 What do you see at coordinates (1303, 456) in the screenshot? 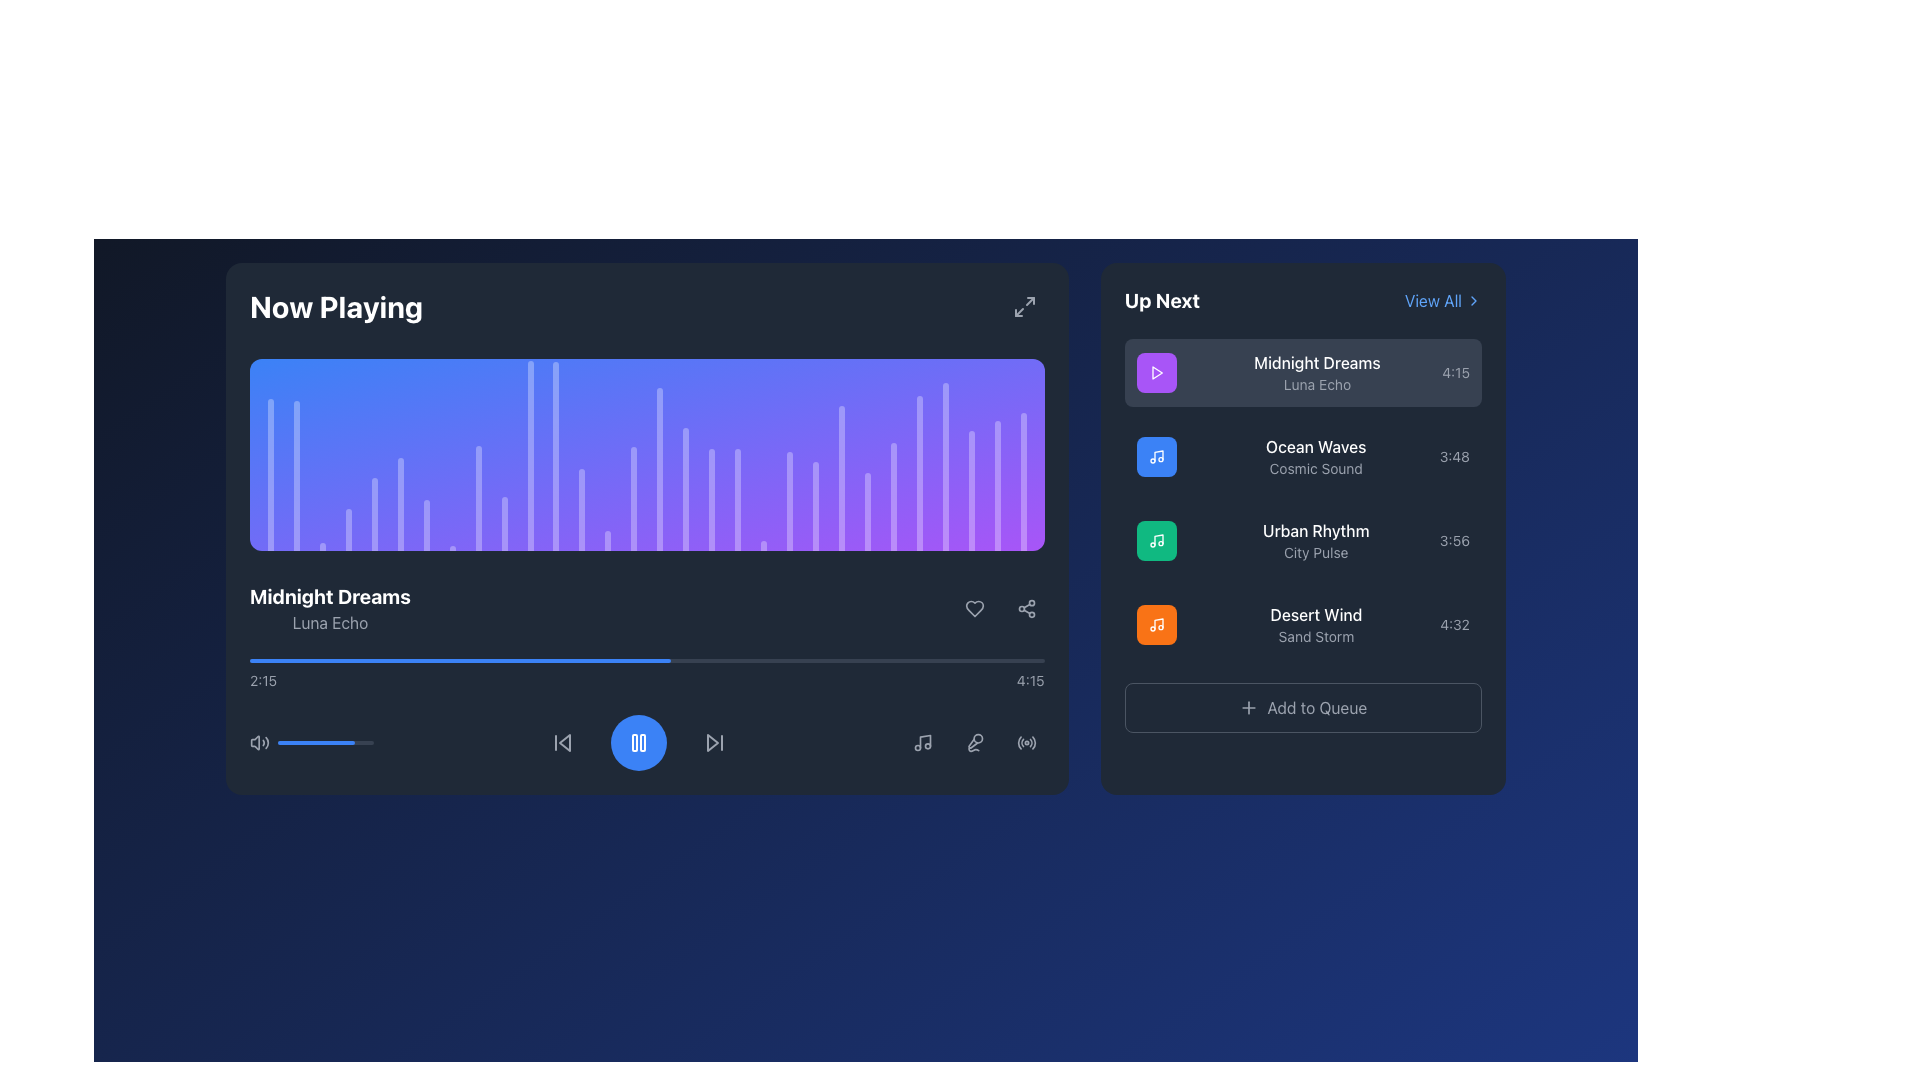
I see `the second list item in the 'Up Next' playlist titled 'Ocean Waves' which features a blue music note icon, the title in white, a subtitle in gray, and a duration in gray` at bounding box center [1303, 456].